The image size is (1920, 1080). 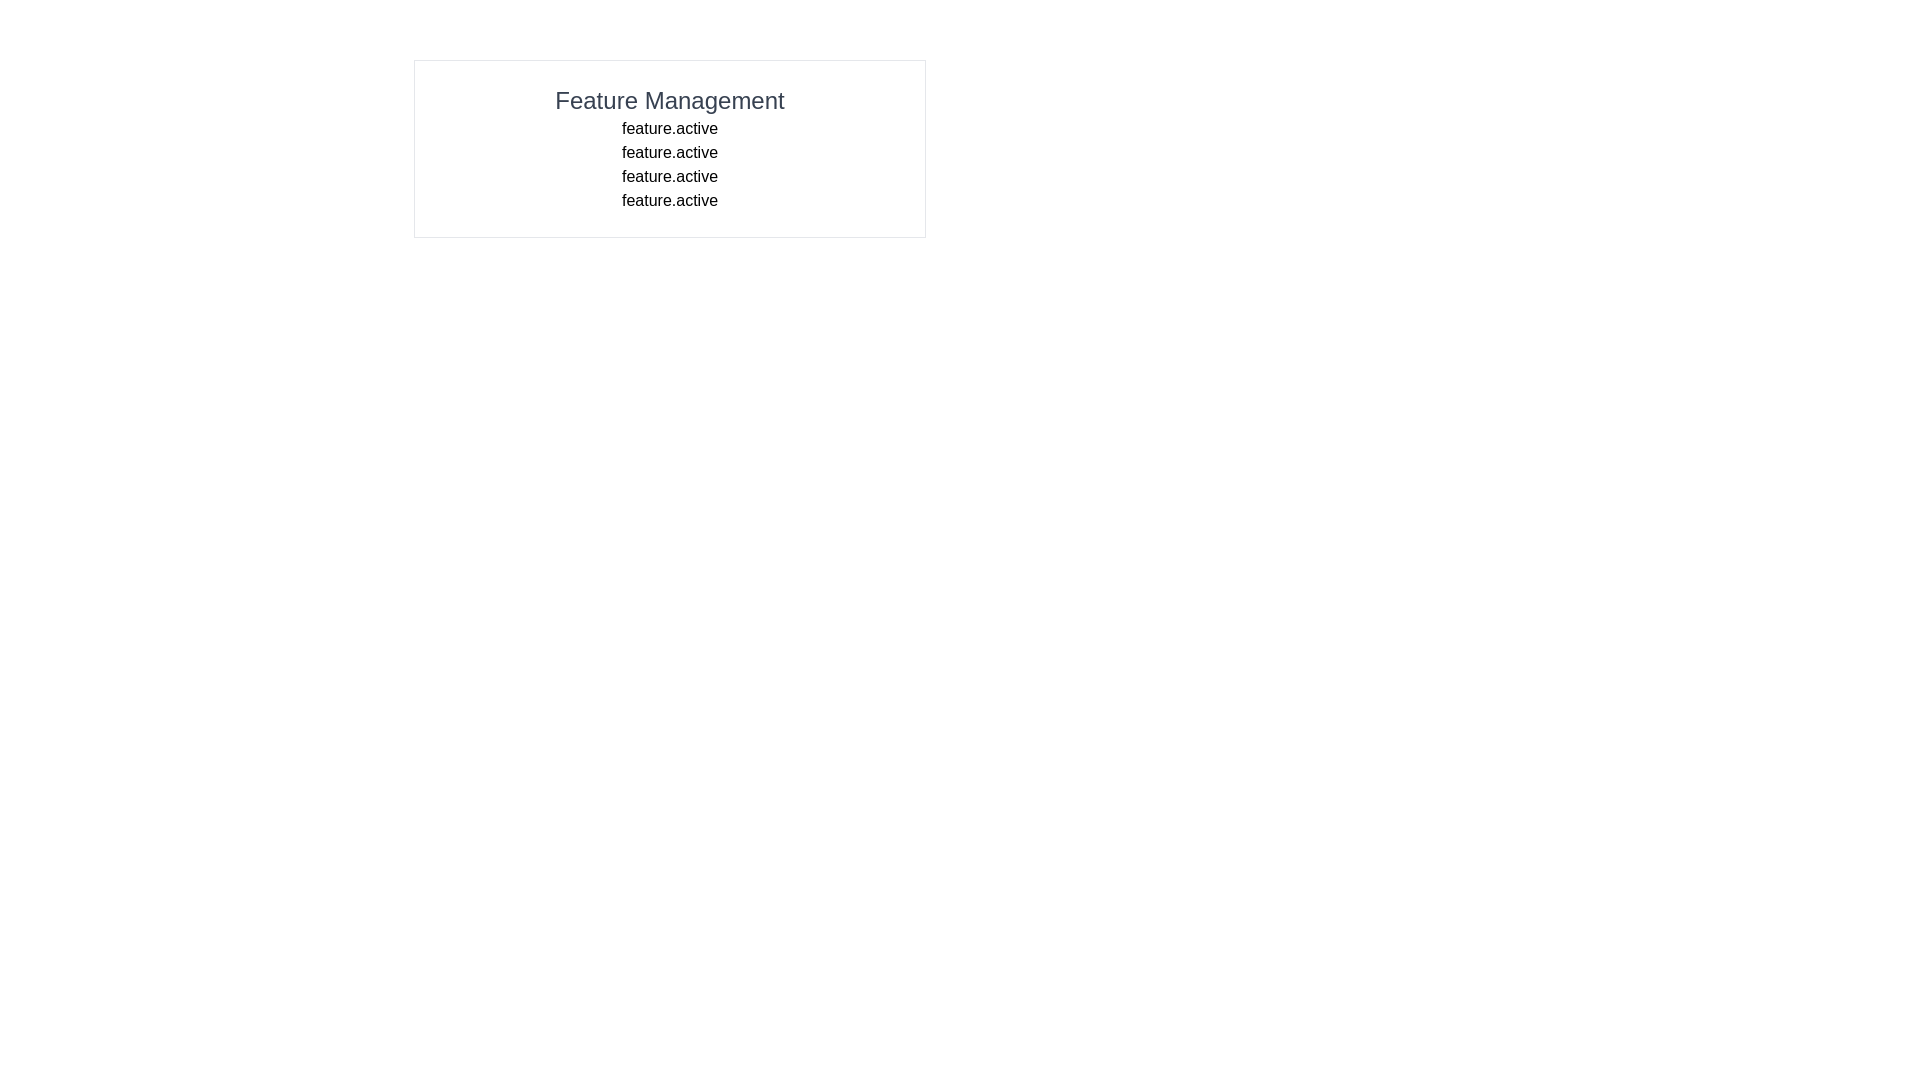 What do you see at coordinates (670, 176) in the screenshot?
I see `the text label reading 'feature.active', which is the third item in a vertically stacked list under the heading 'Feature Management'` at bounding box center [670, 176].